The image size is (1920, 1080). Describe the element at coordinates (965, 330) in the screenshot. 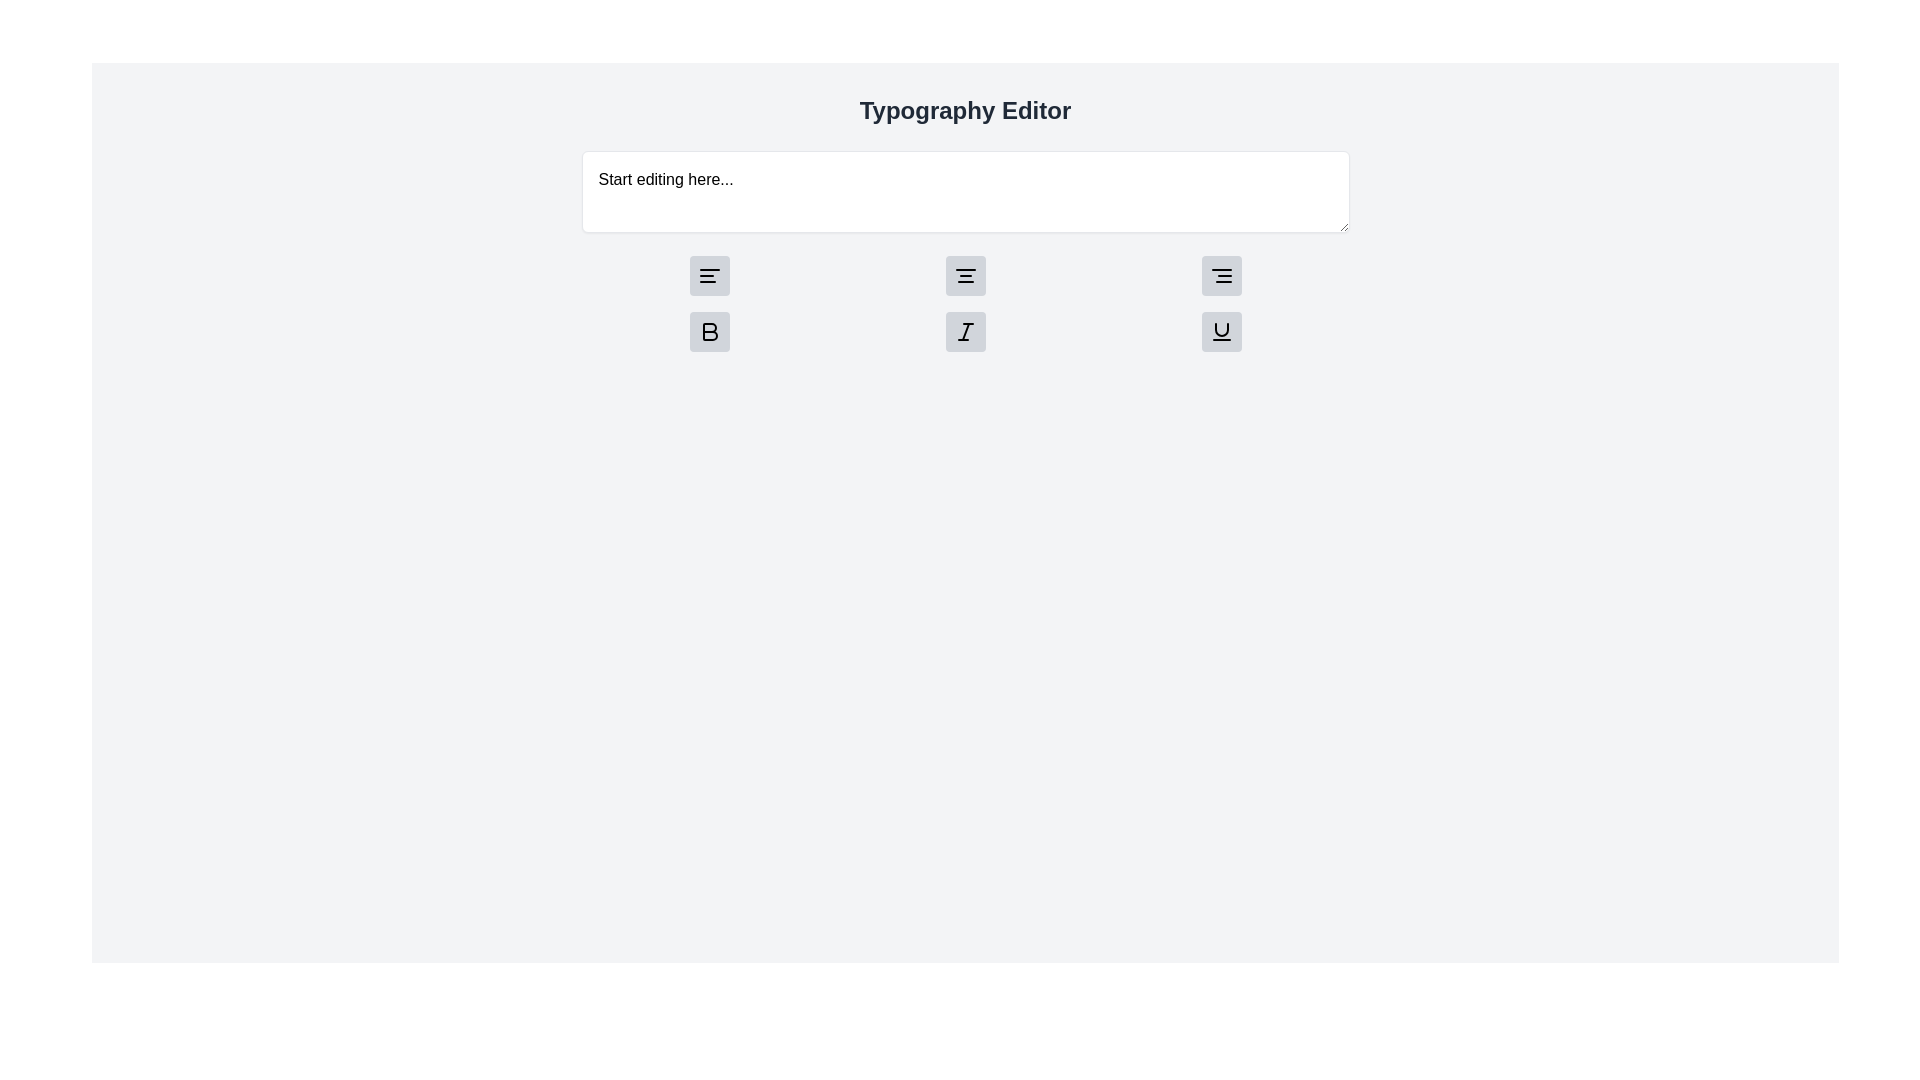

I see `the 'Italic' icon, represented by a stylized letter 'I' tilted to the right` at that location.